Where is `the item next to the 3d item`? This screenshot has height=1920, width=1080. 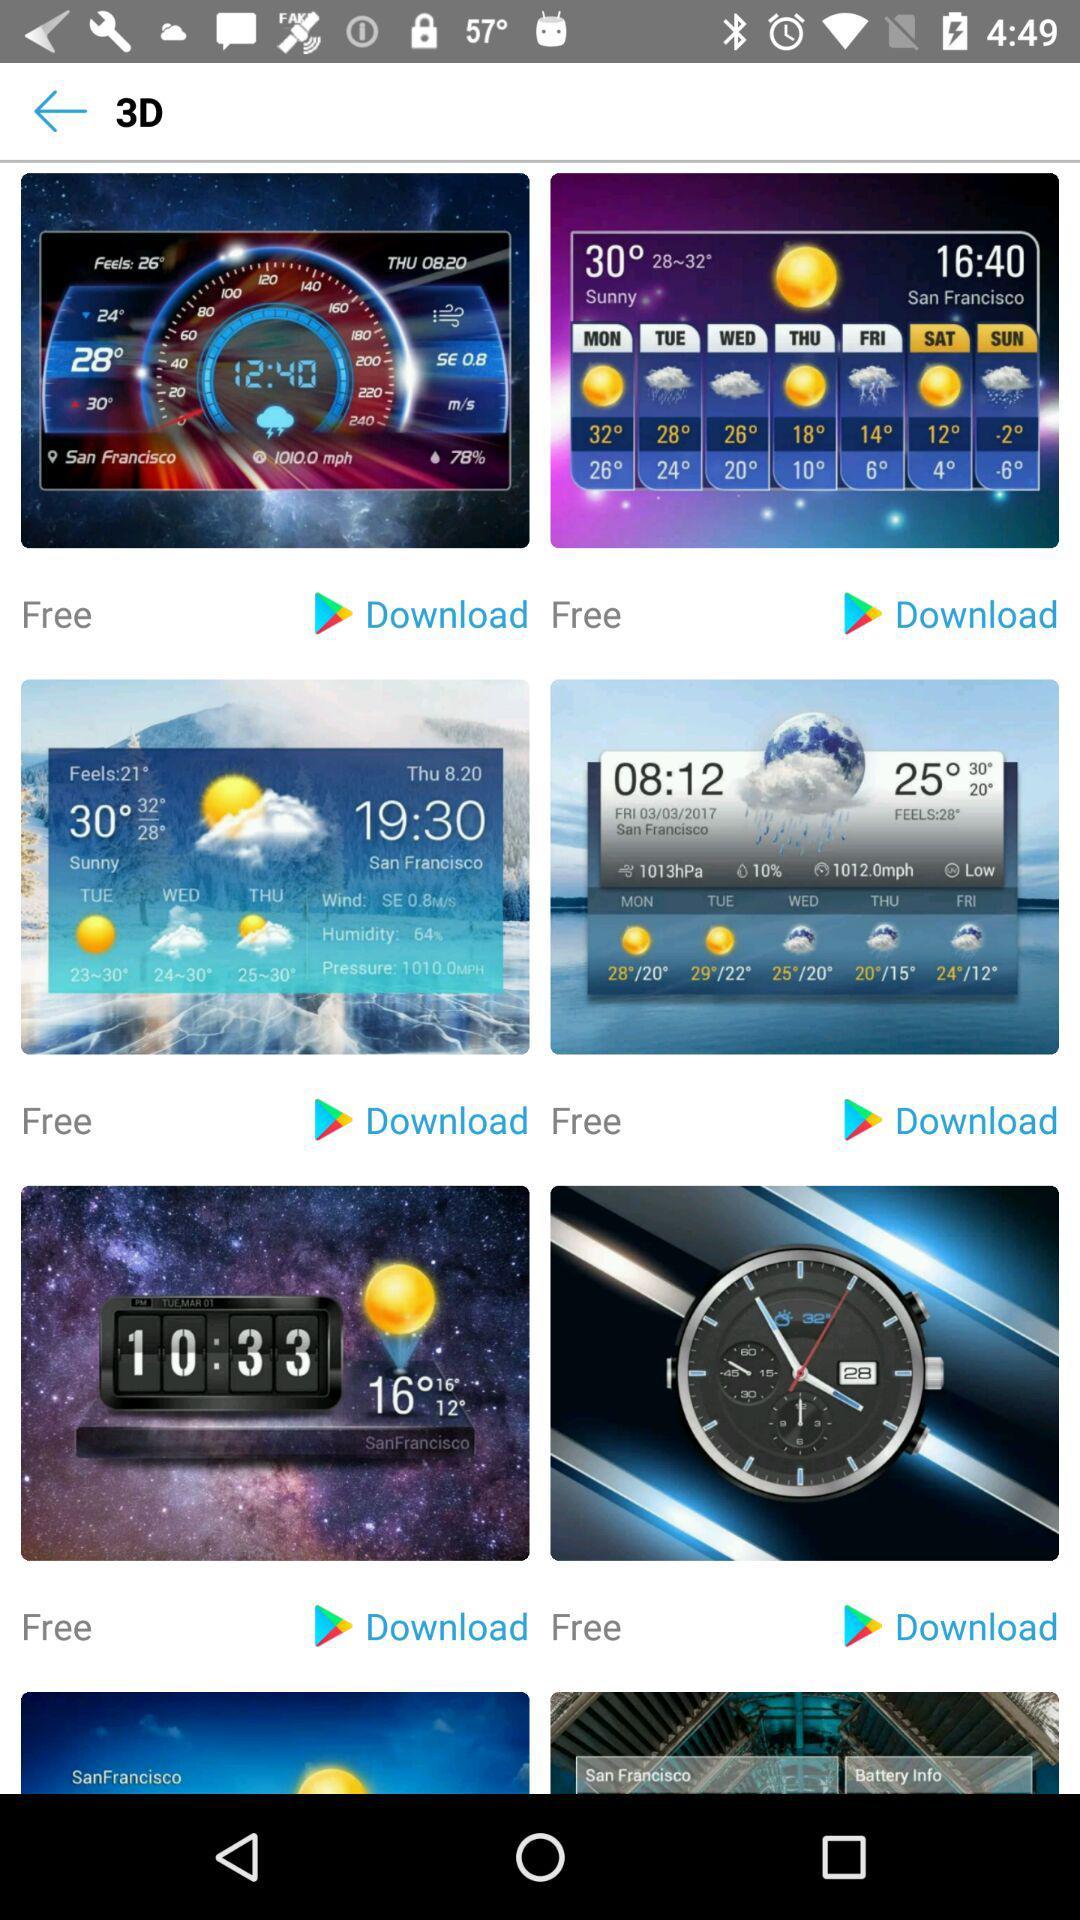
the item next to the 3d item is located at coordinates (59, 110).